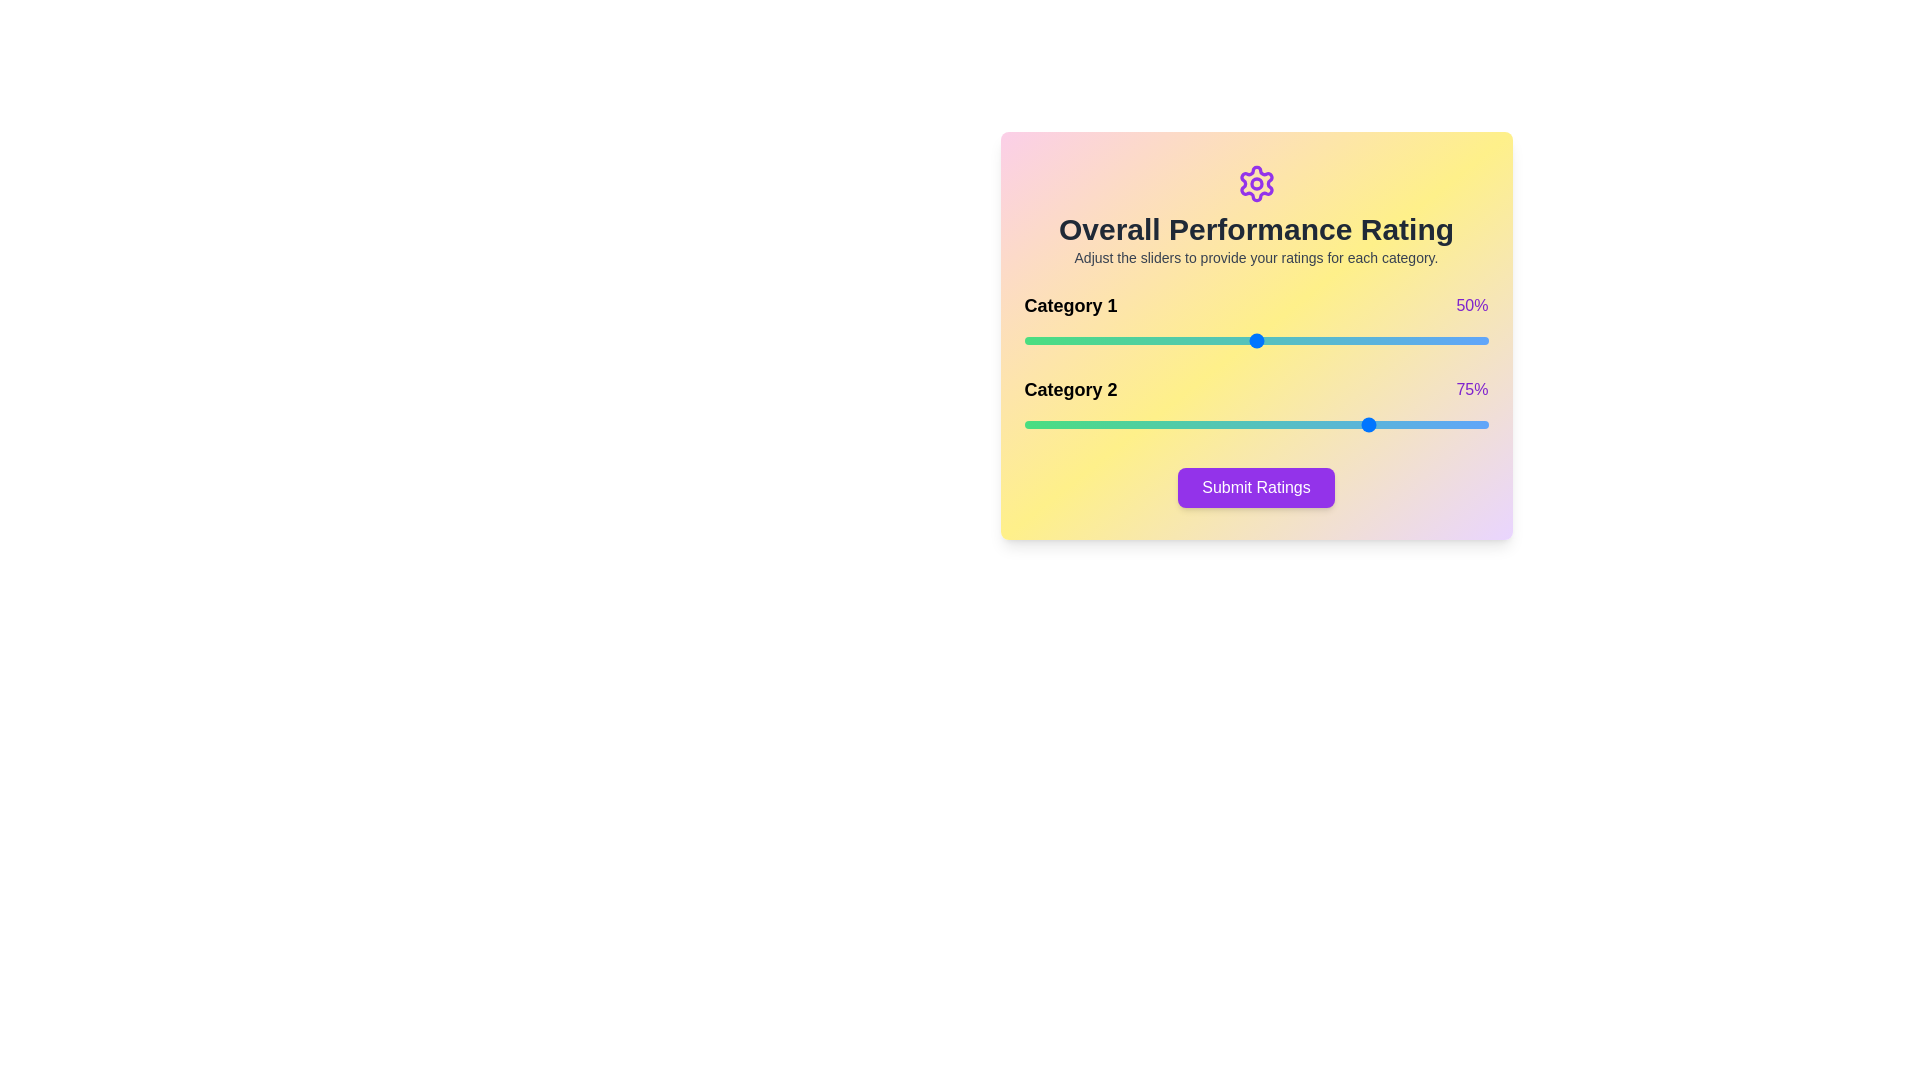 The image size is (1920, 1080). What do you see at coordinates (1371, 423) in the screenshot?
I see `the slider for Category 2 to set its rating to 75%` at bounding box center [1371, 423].